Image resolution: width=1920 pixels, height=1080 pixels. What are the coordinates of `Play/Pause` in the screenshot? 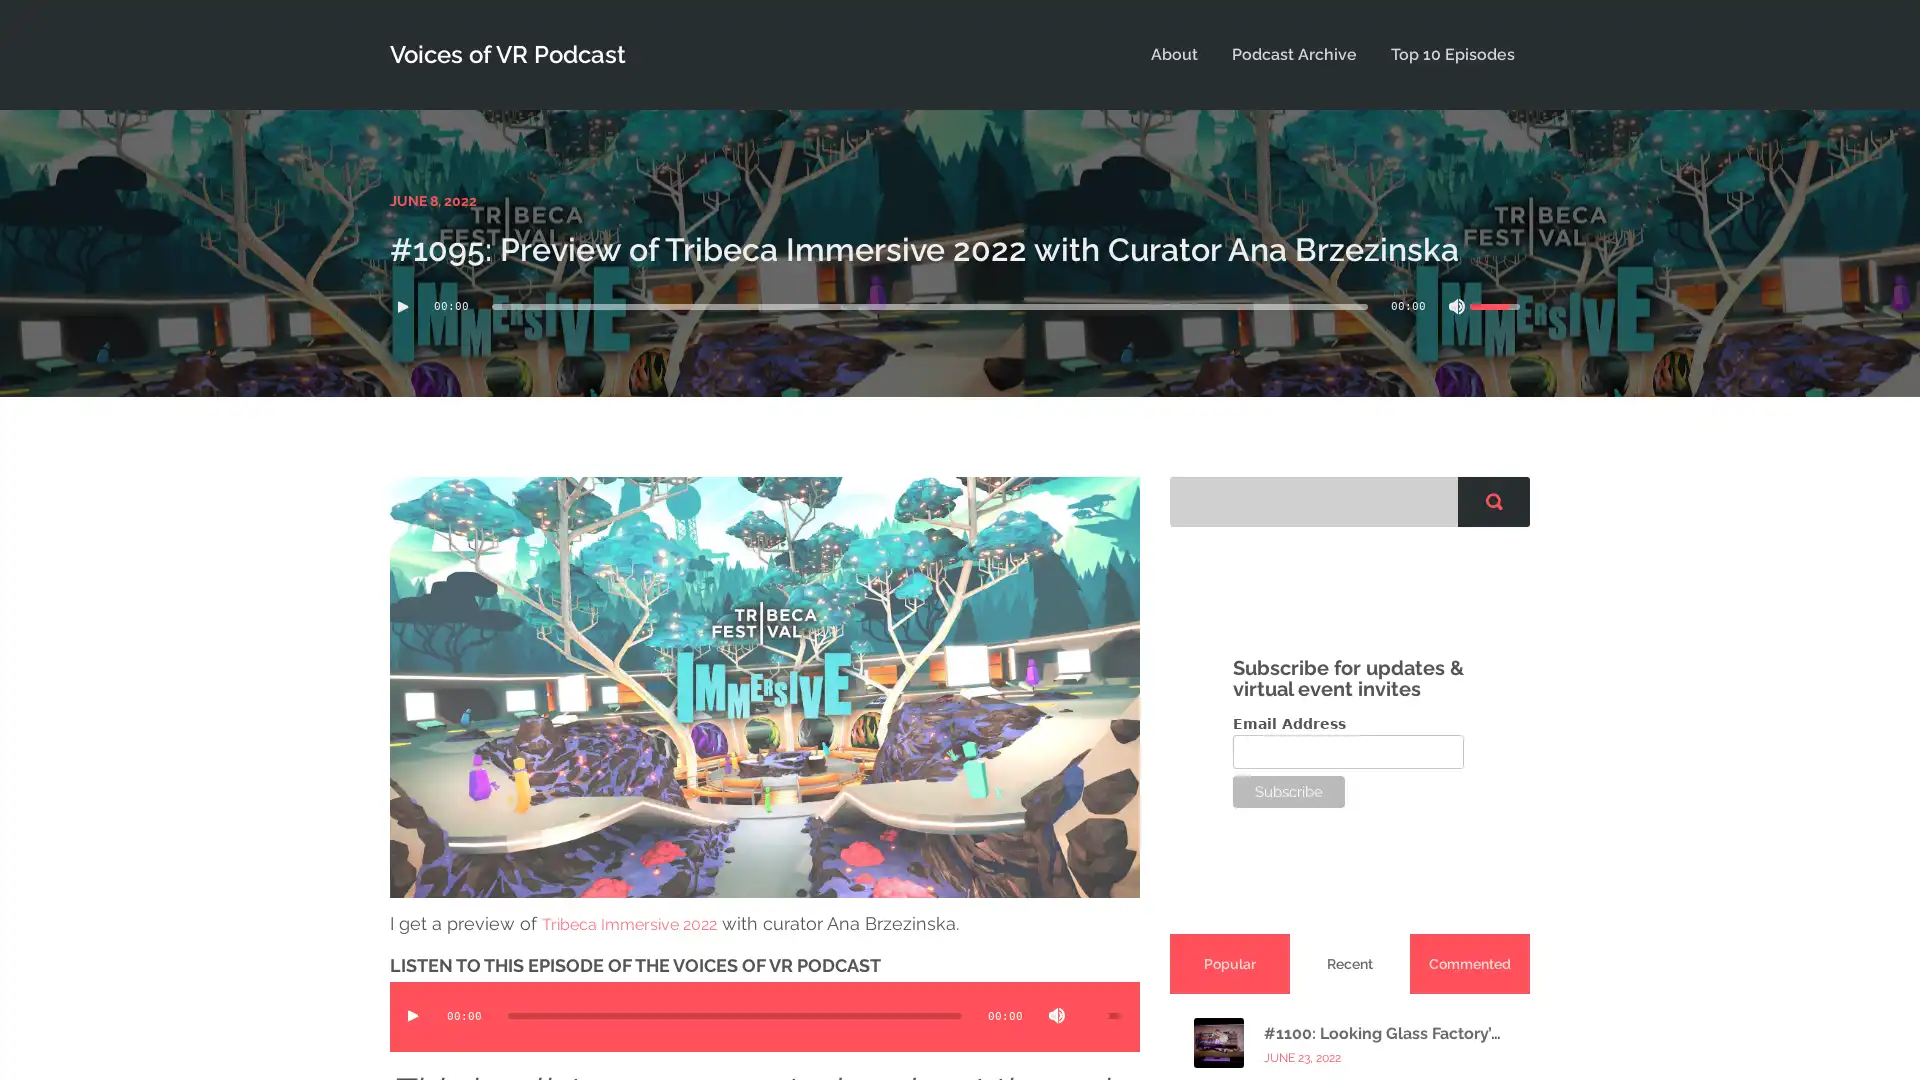 It's located at (402, 305).